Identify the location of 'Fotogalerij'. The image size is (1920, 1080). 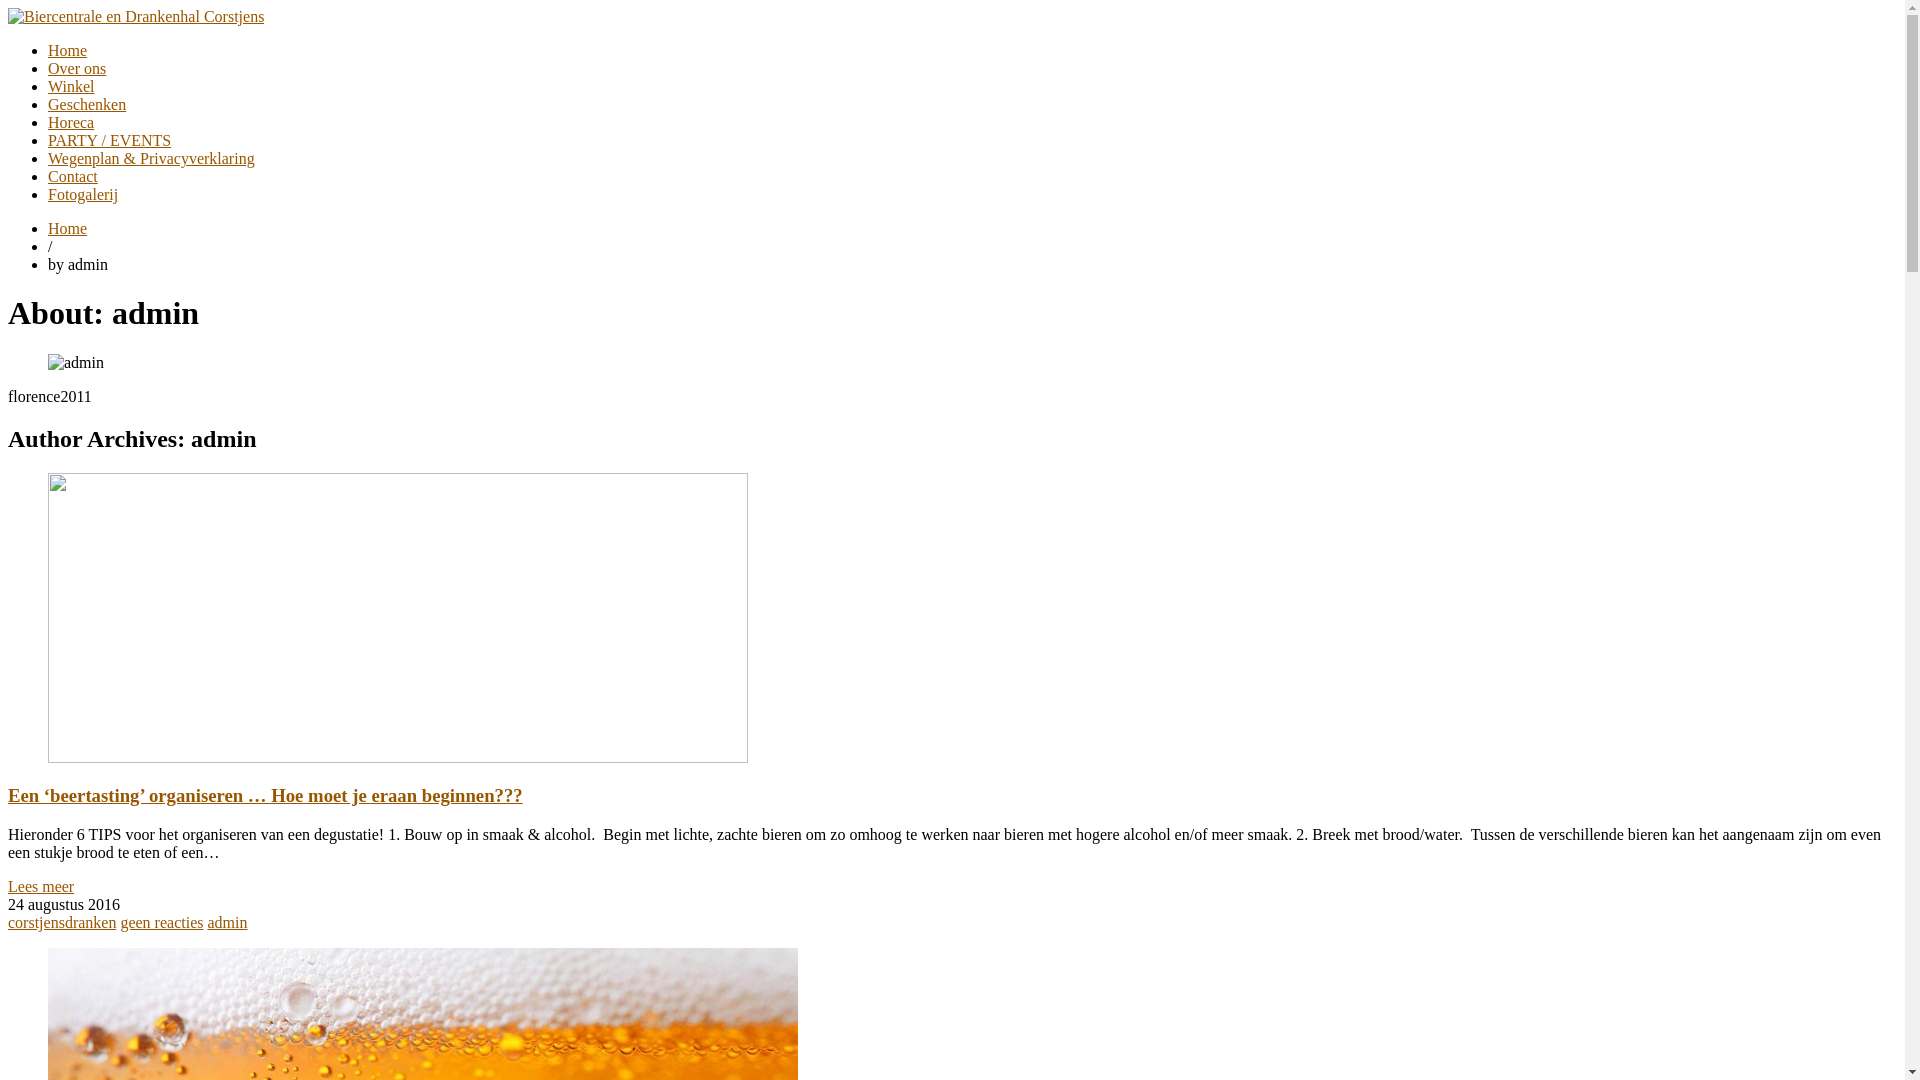
(81, 194).